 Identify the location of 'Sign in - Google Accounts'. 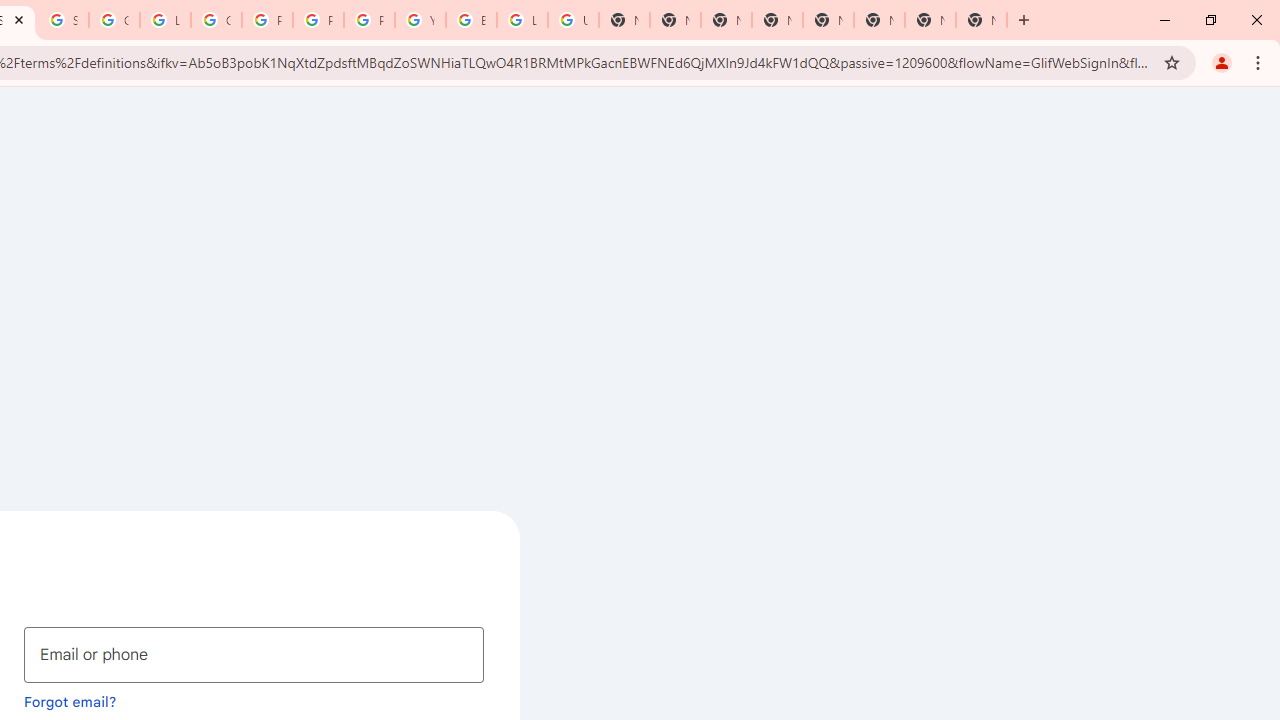
(64, 20).